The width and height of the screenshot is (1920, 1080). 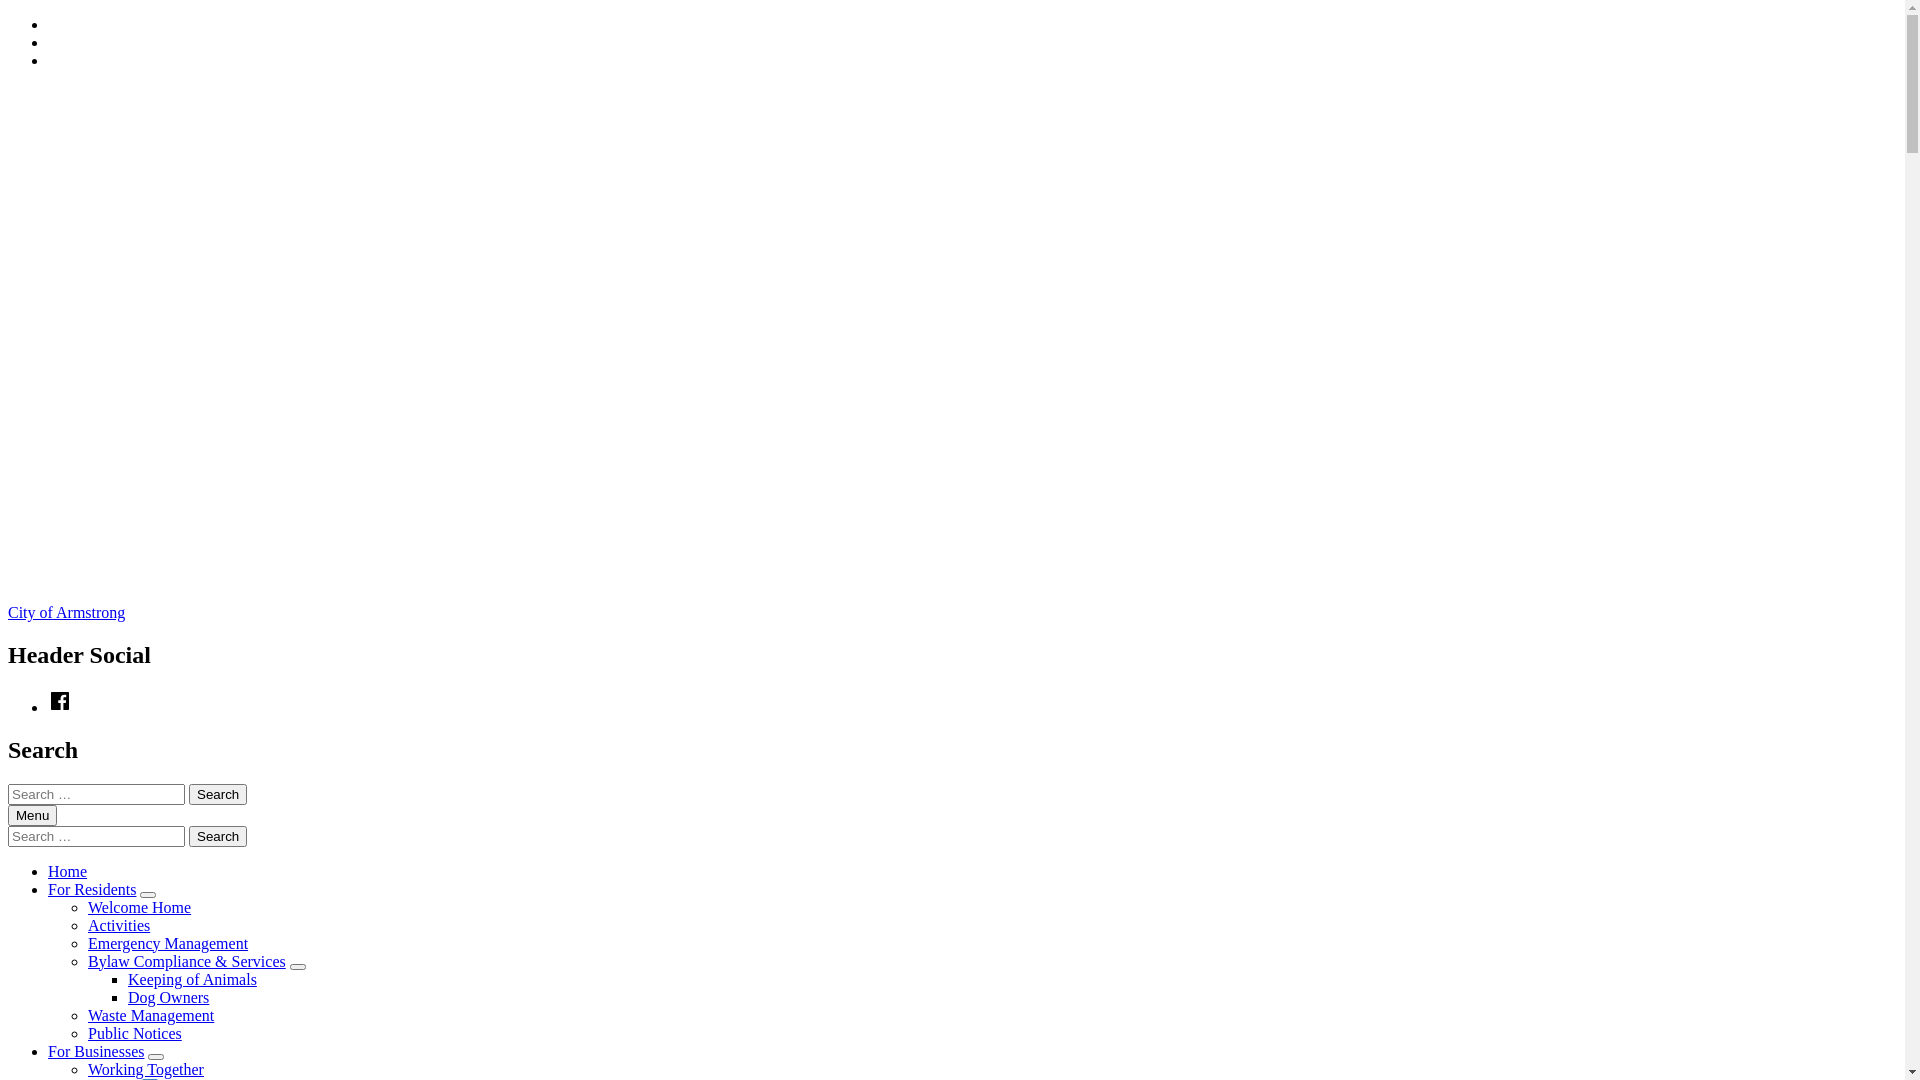 I want to click on 'City of Armstrong', so click(x=66, y=611).